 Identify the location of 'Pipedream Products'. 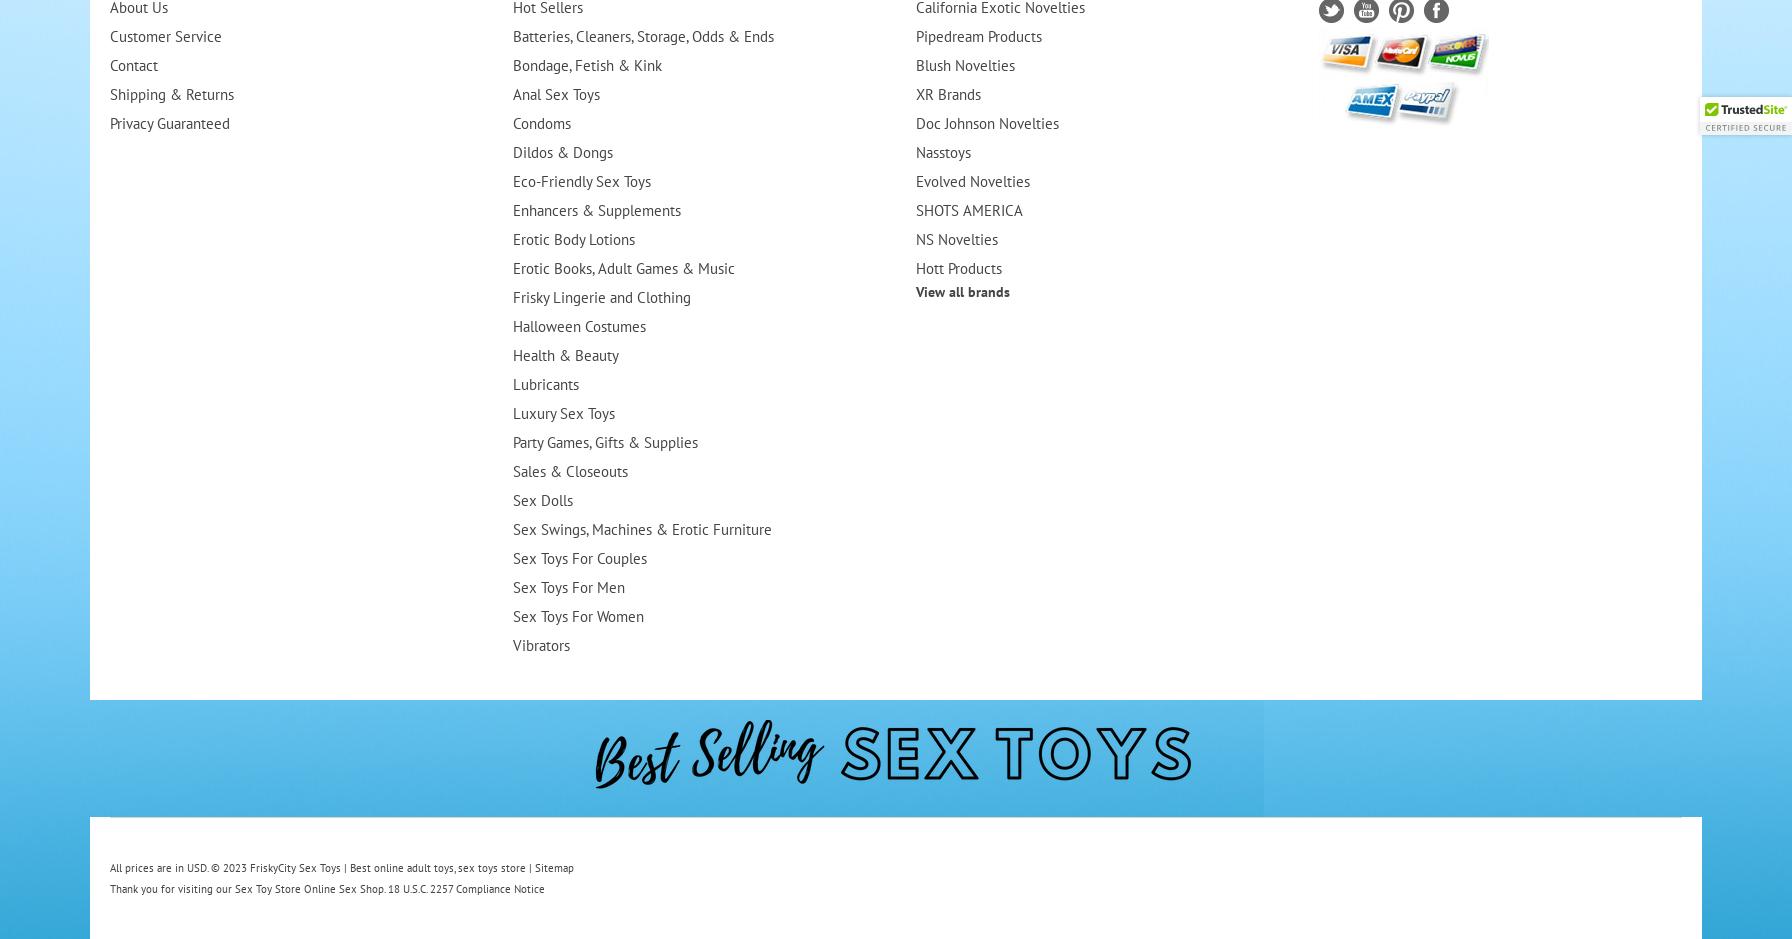
(978, 36).